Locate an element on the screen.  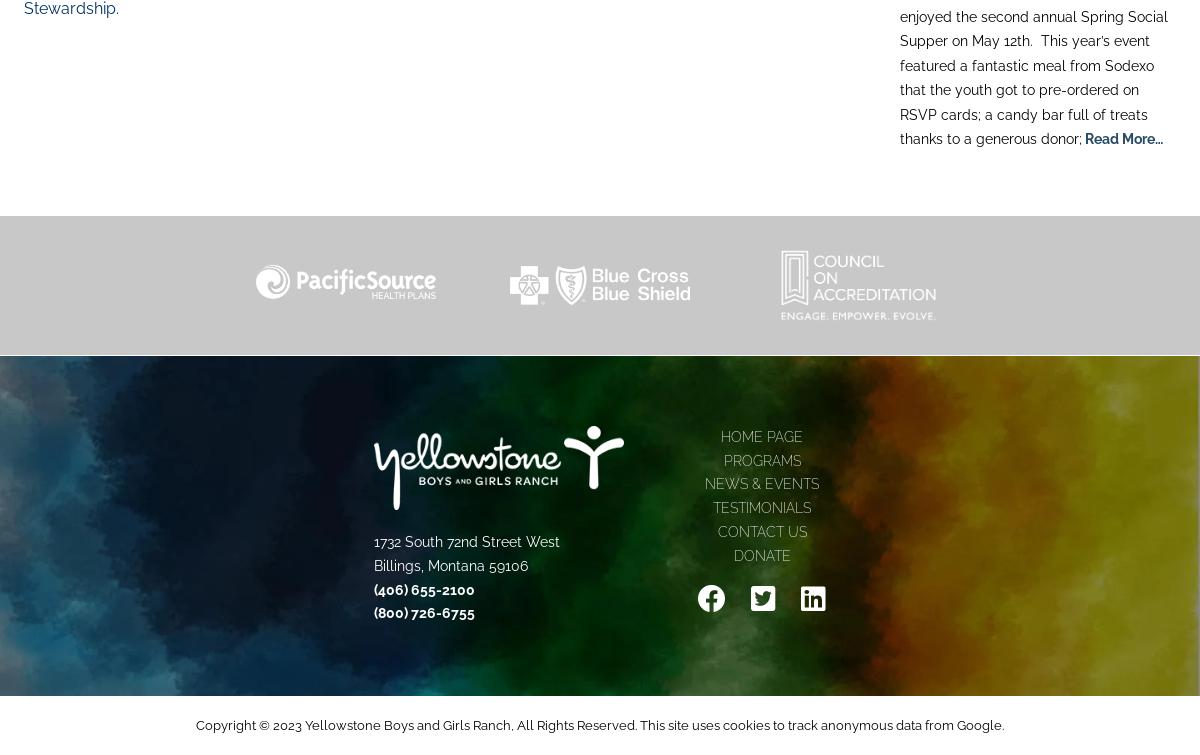
'(800) 726-6755' is located at coordinates (424, 611).